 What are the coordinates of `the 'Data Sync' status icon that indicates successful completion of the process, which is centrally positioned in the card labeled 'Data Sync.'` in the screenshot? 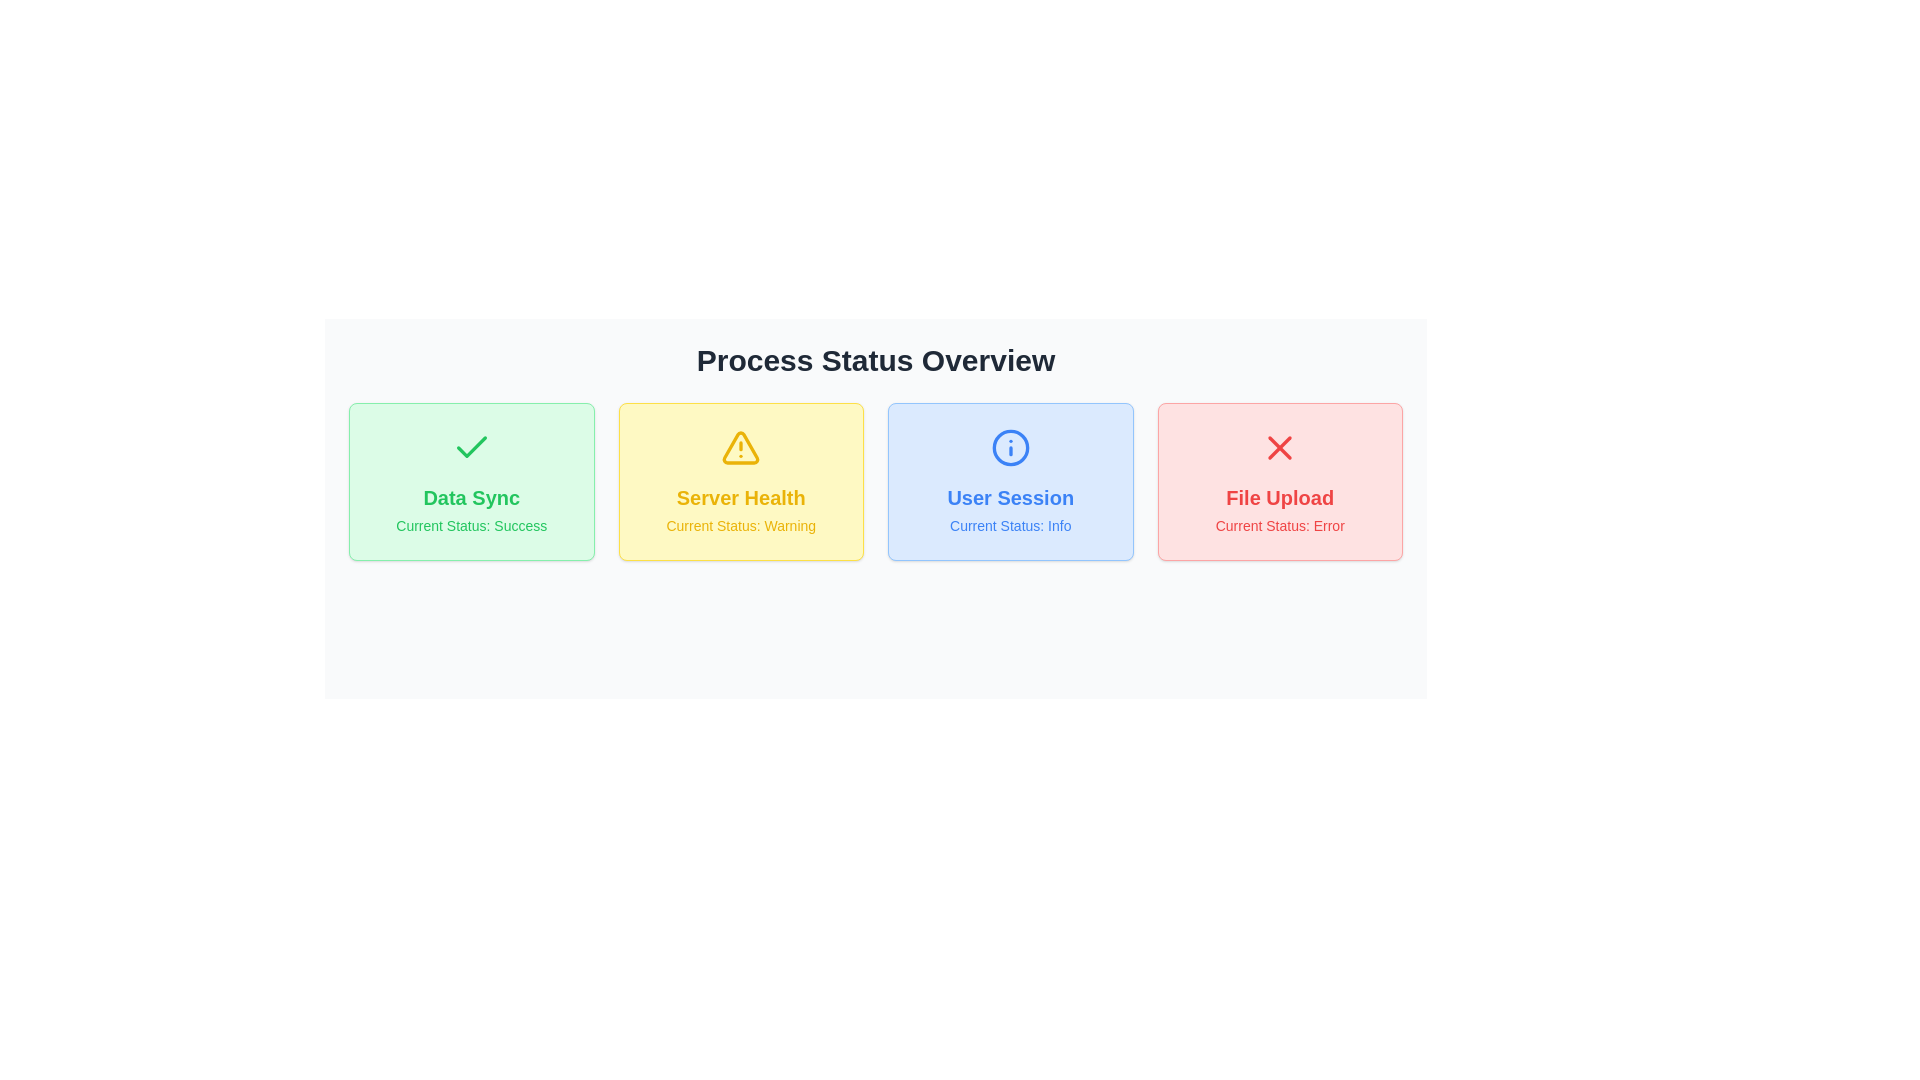 It's located at (470, 446).